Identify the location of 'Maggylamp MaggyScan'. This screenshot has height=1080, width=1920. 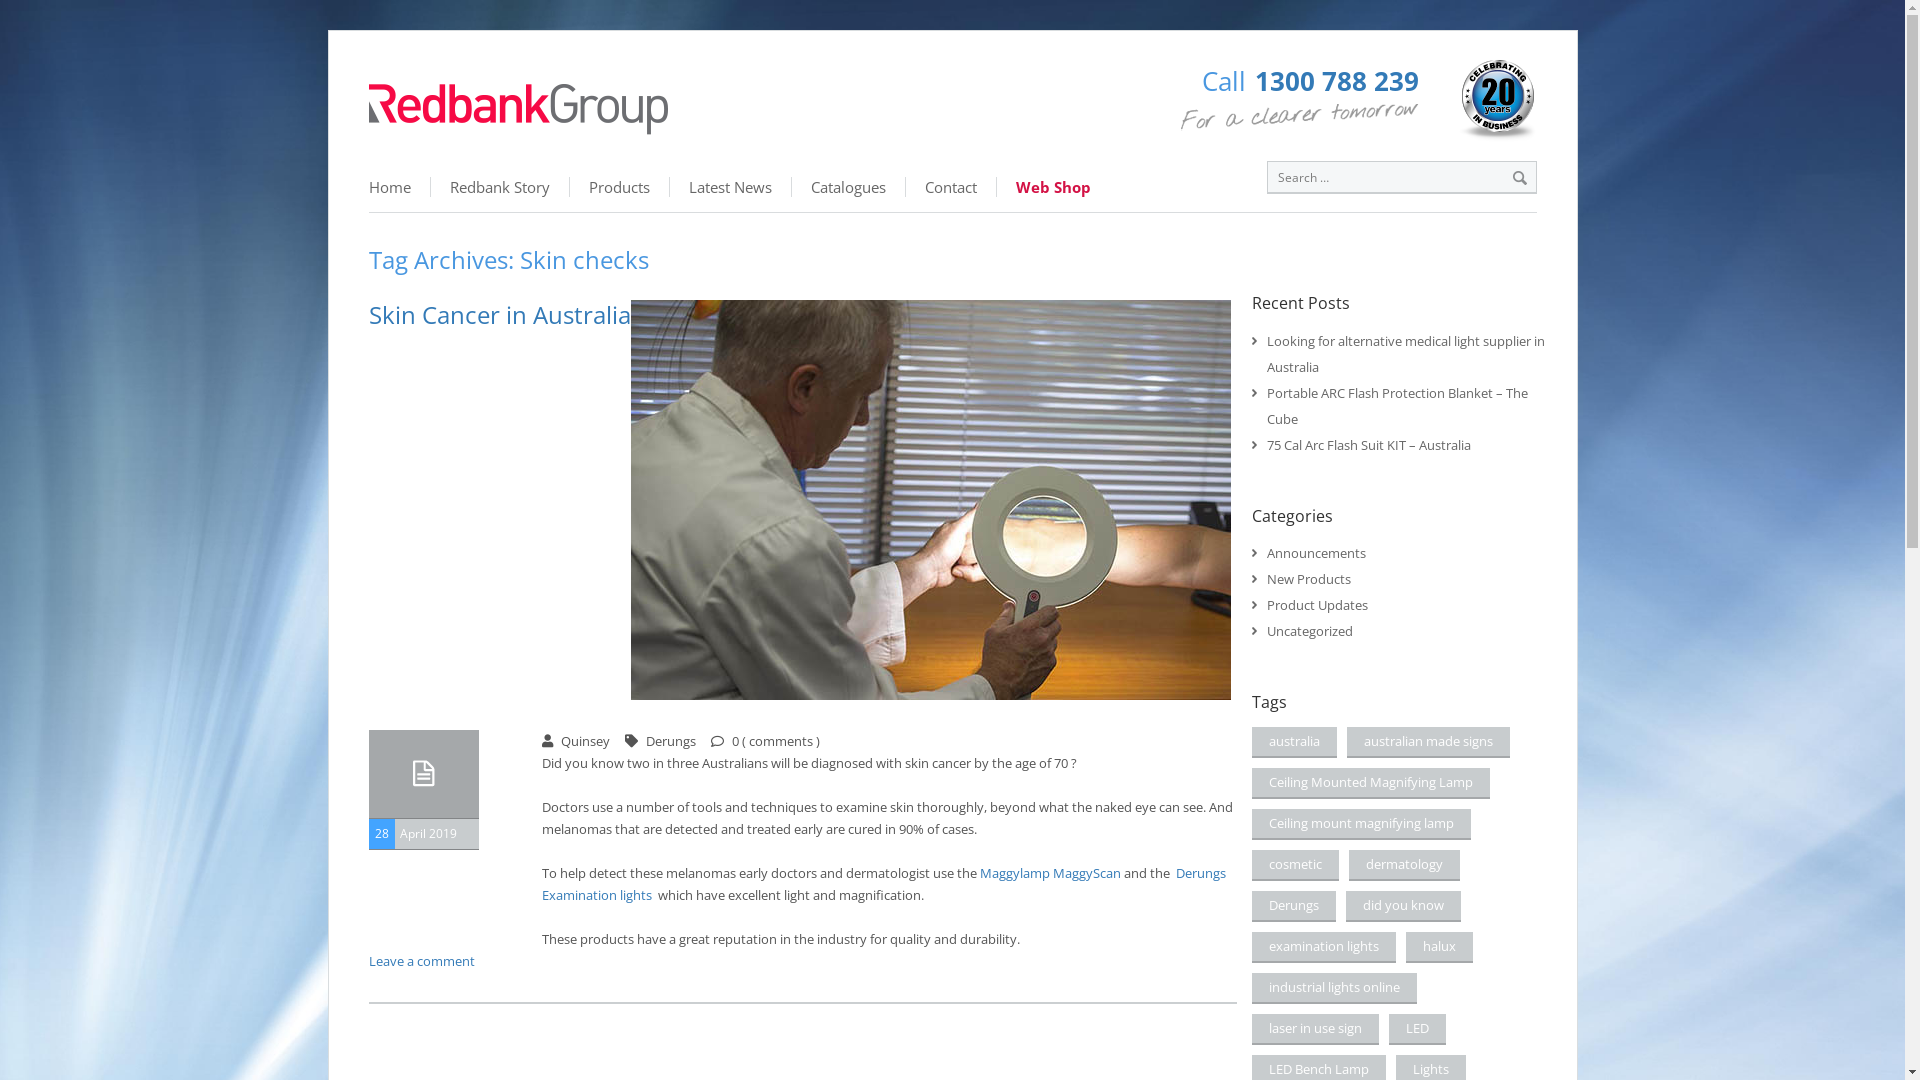
(1049, 871).